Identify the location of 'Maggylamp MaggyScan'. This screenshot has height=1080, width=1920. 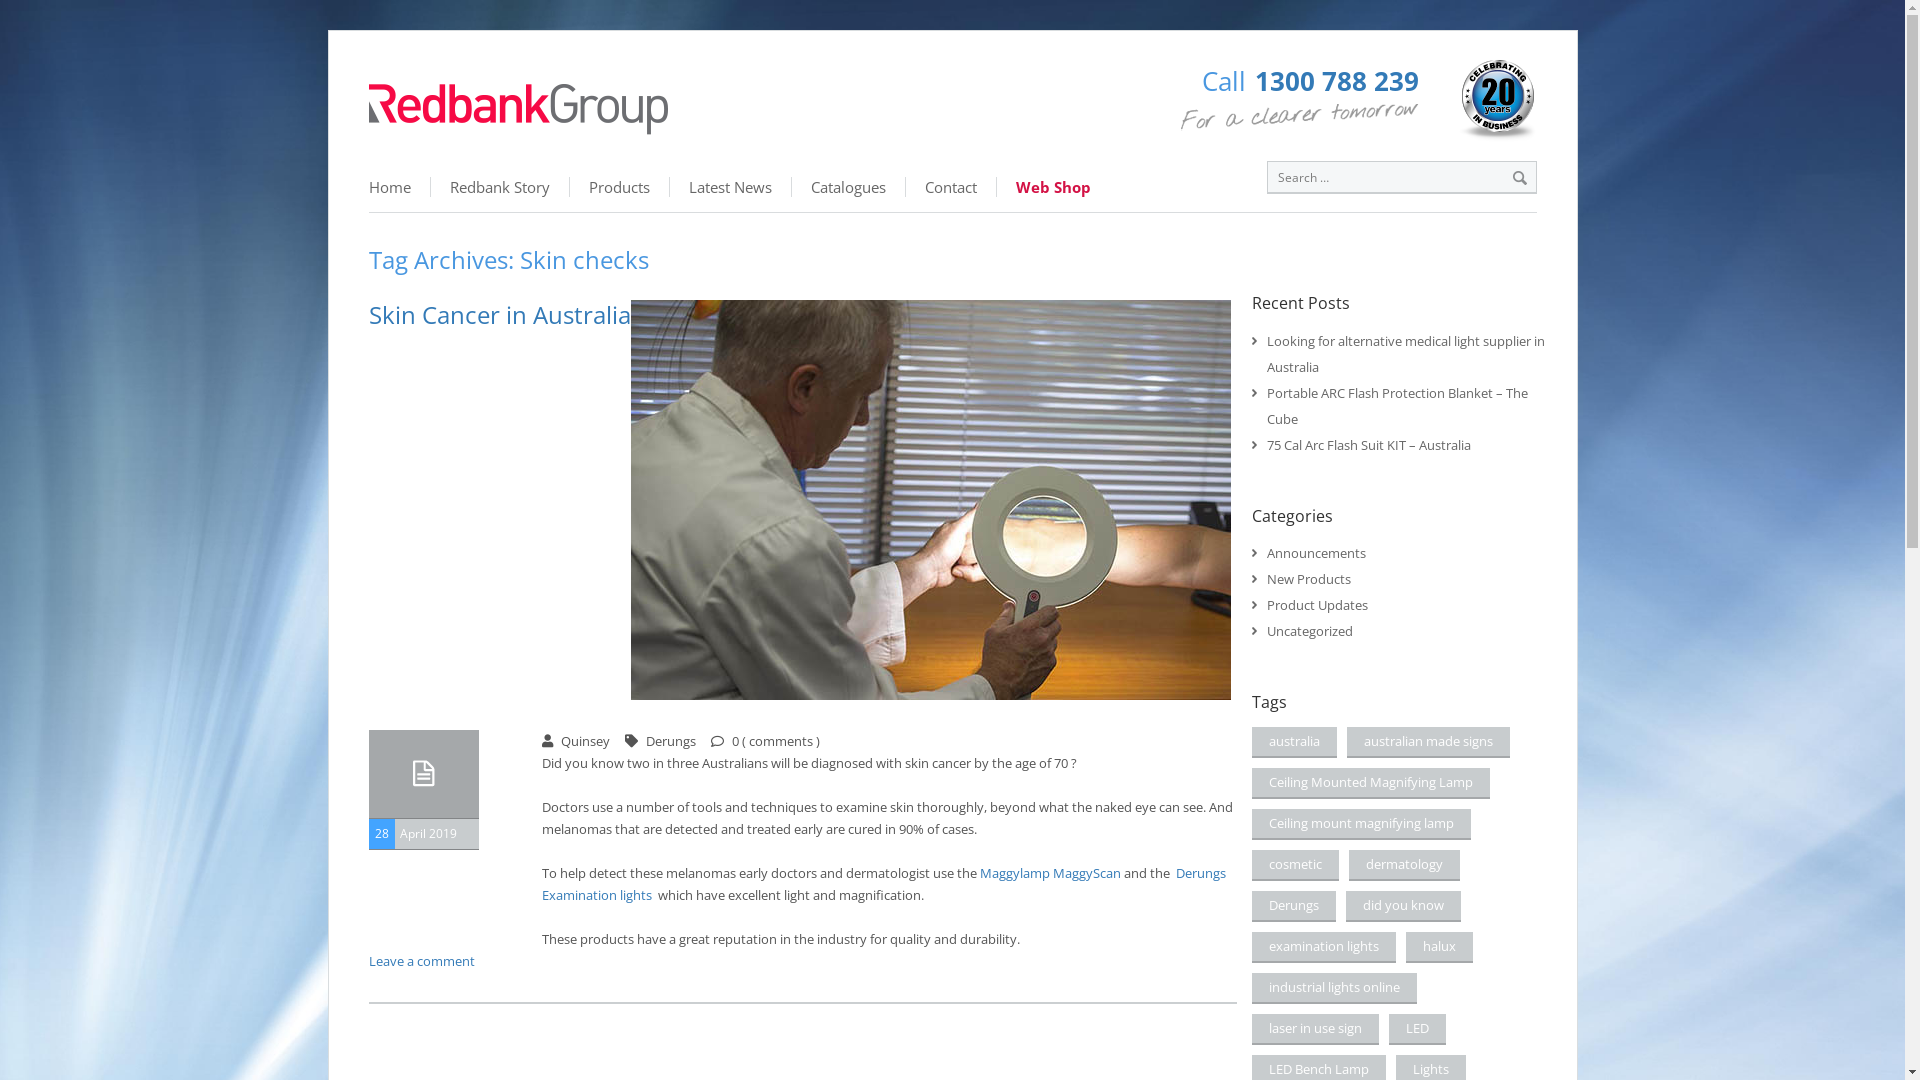
(1049, 871).